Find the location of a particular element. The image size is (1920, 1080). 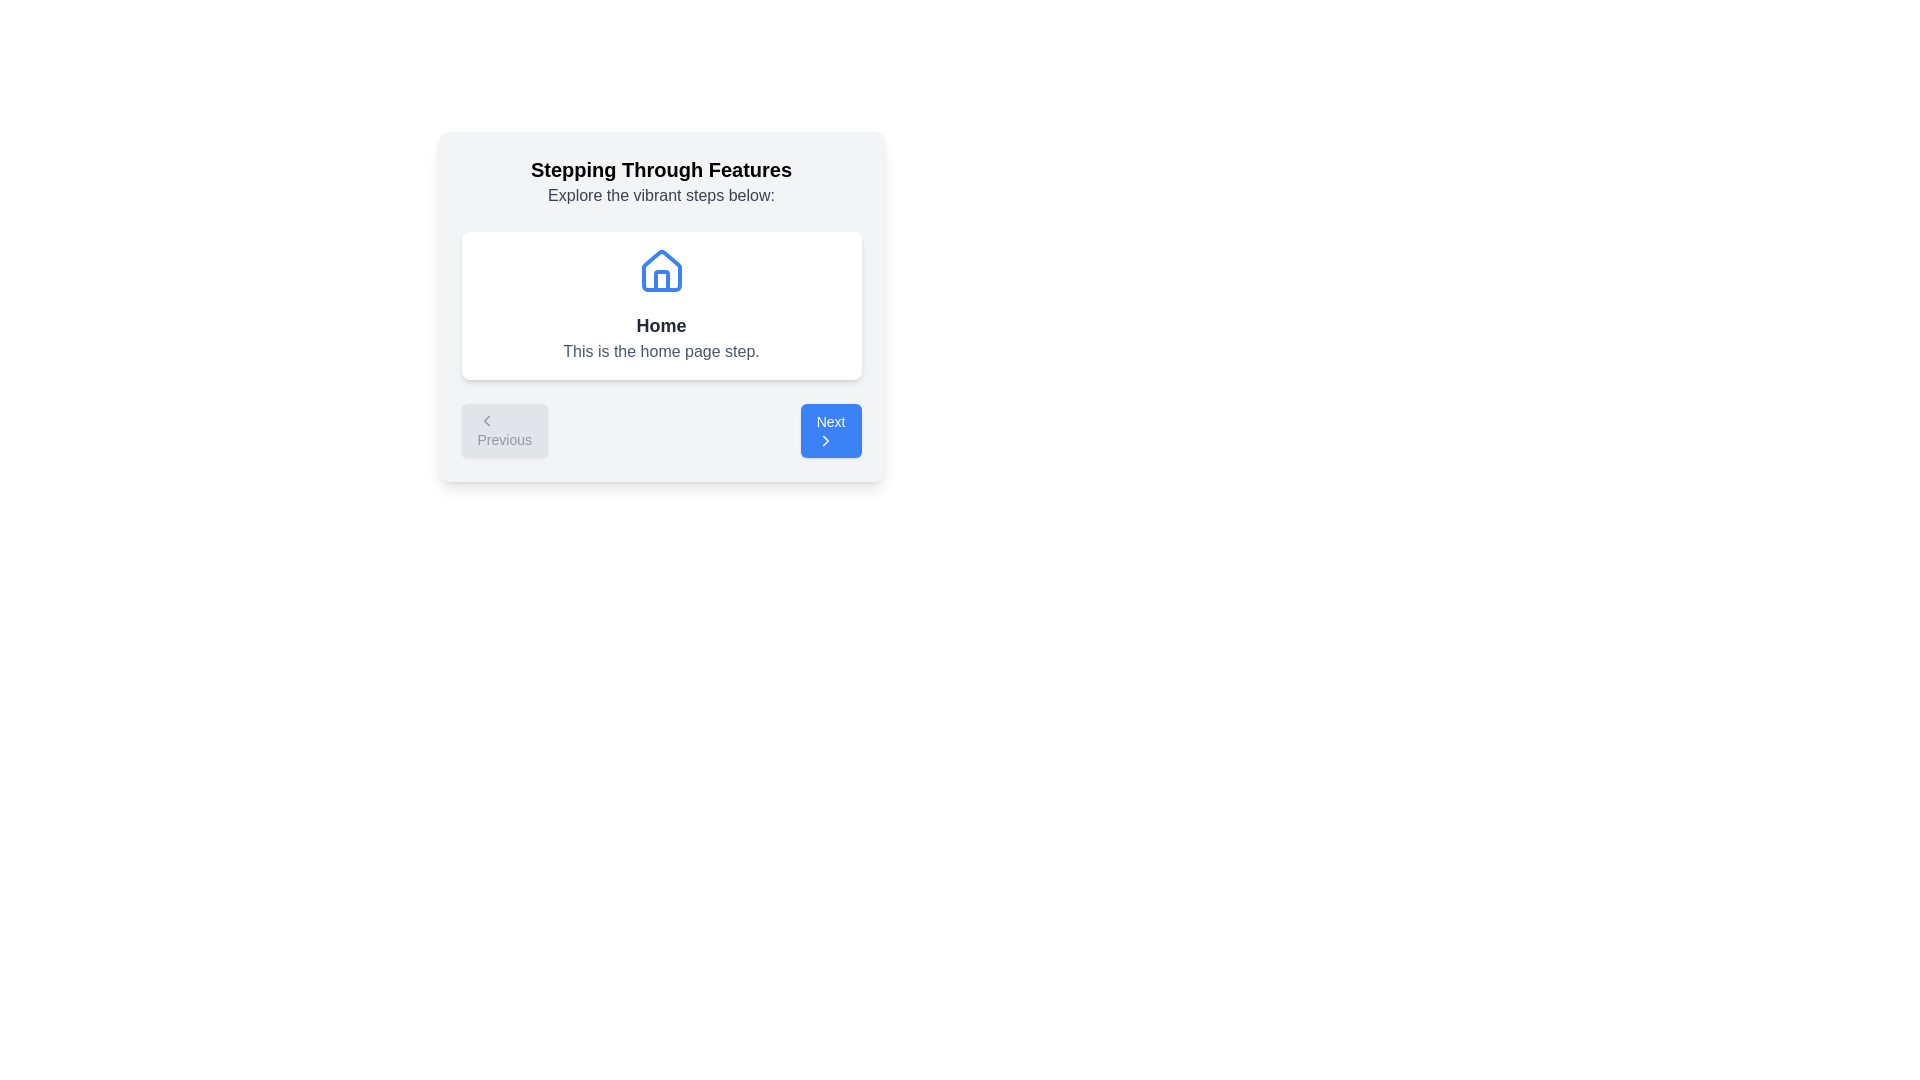

the right-facing chevron icon that is part of the blue 'Next' button, located at the bottom-right corner of the interface is located at coordinates (825, 439).